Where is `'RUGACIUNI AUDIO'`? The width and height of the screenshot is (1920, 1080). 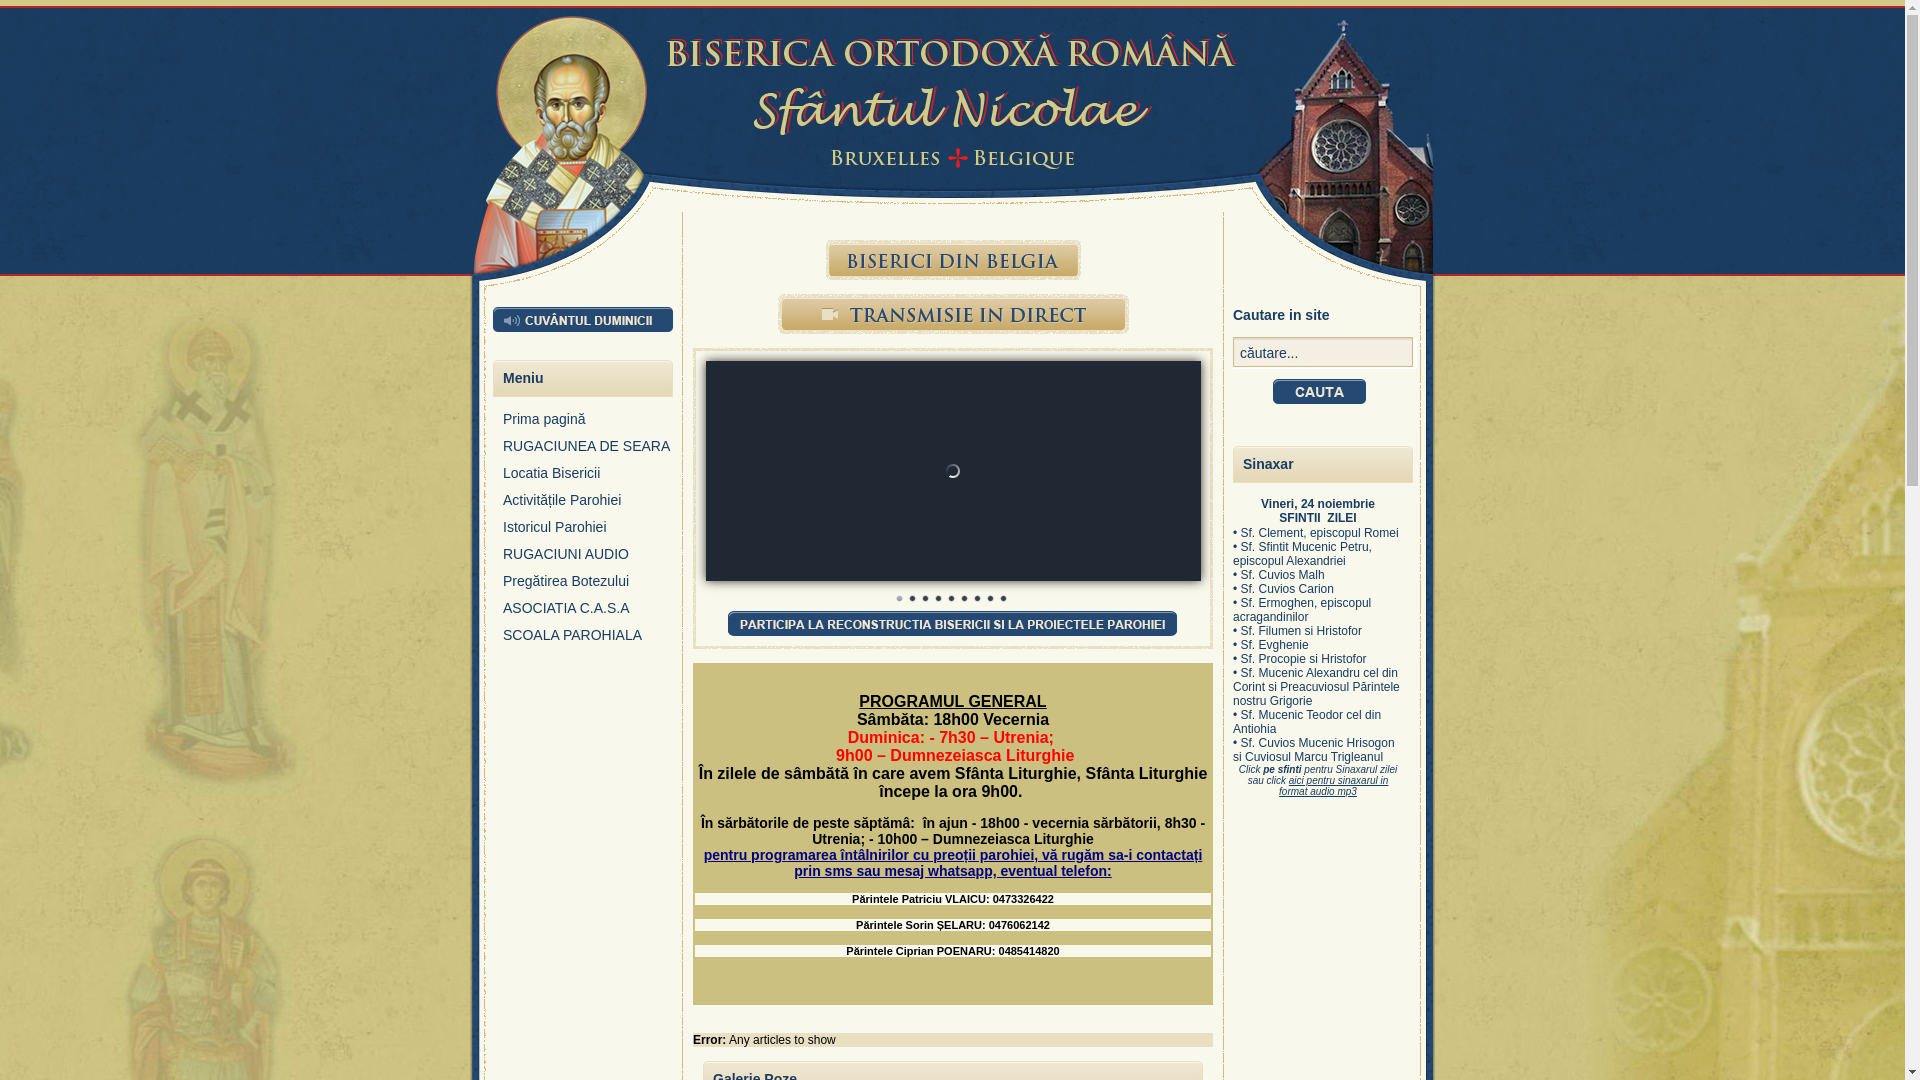
'RUGACIUNI AUDIO' is located at coordinates (503, 559).